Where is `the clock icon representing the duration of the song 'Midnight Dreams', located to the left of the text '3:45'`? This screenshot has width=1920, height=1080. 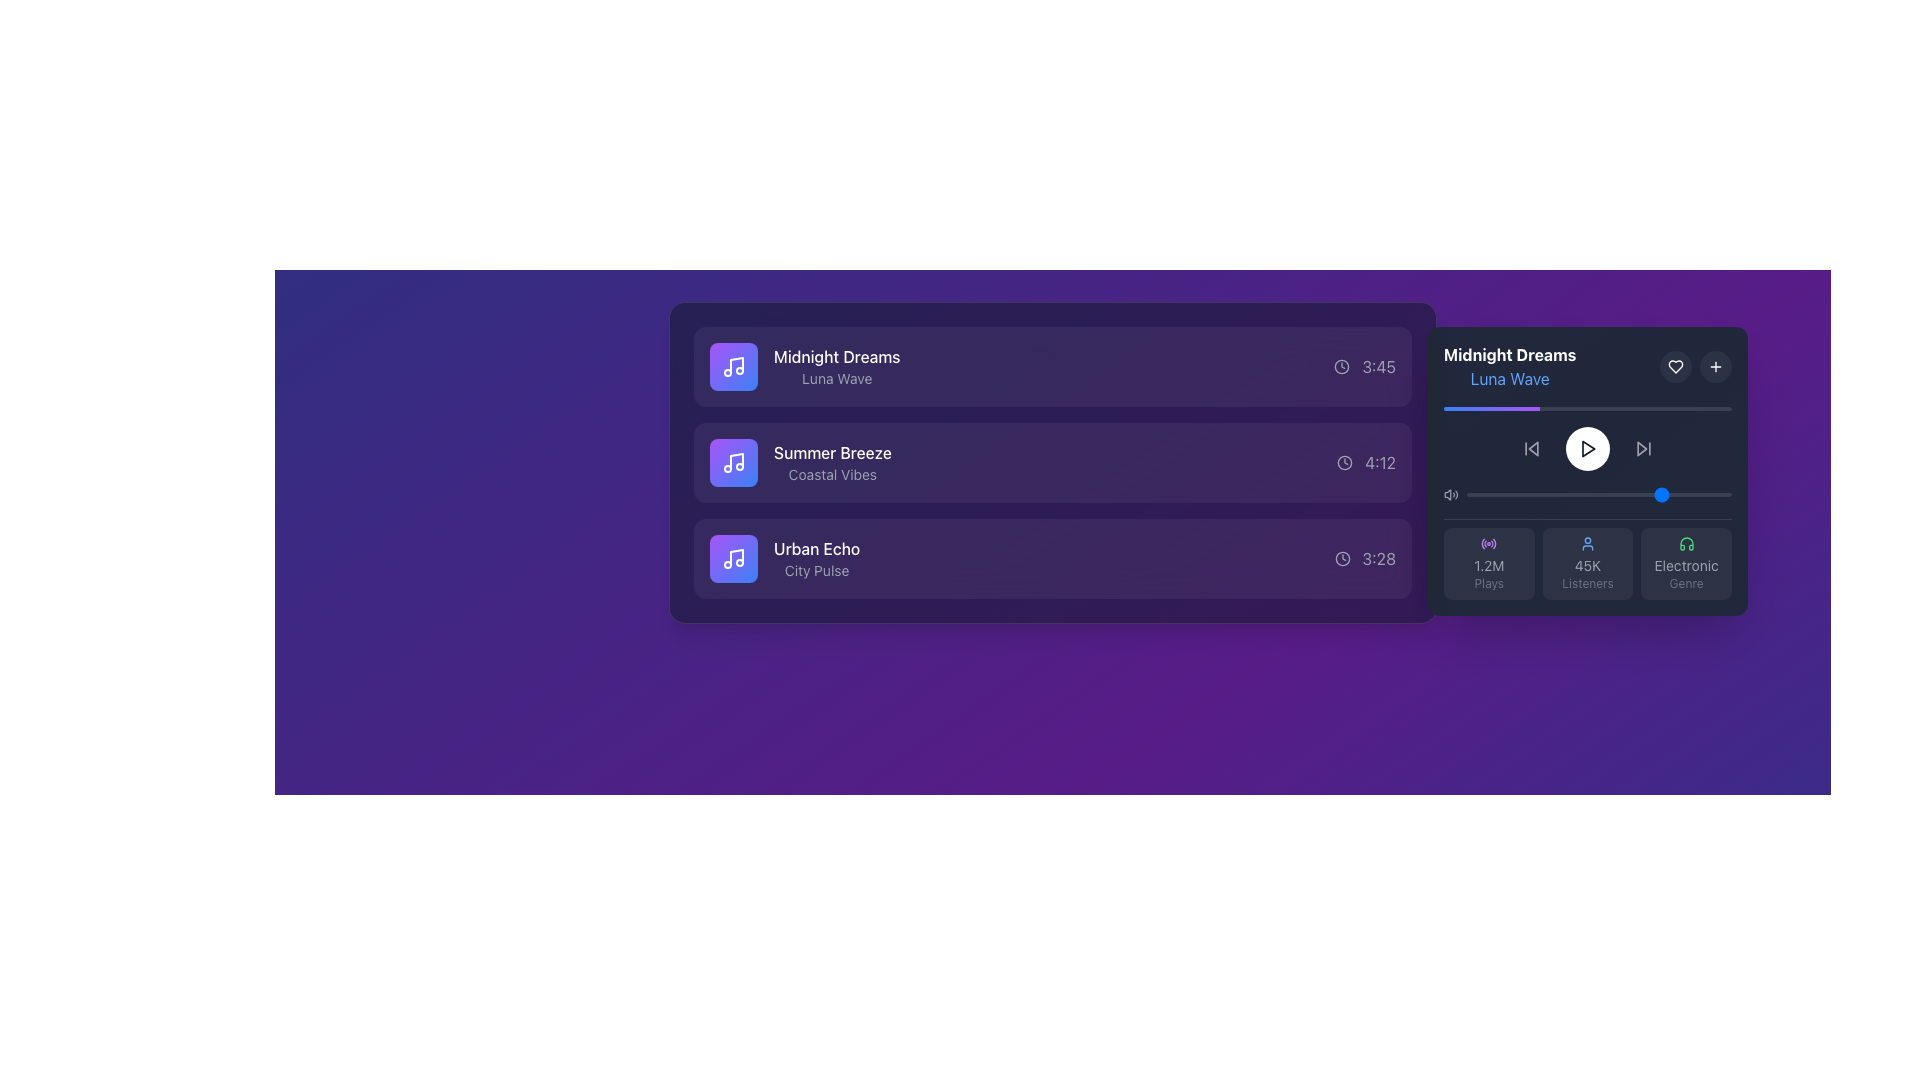
the clock icon representing the duration of the song 'Midnight Dreams', located to the left of the text '3:45' is located at coordinates (1342, 366).